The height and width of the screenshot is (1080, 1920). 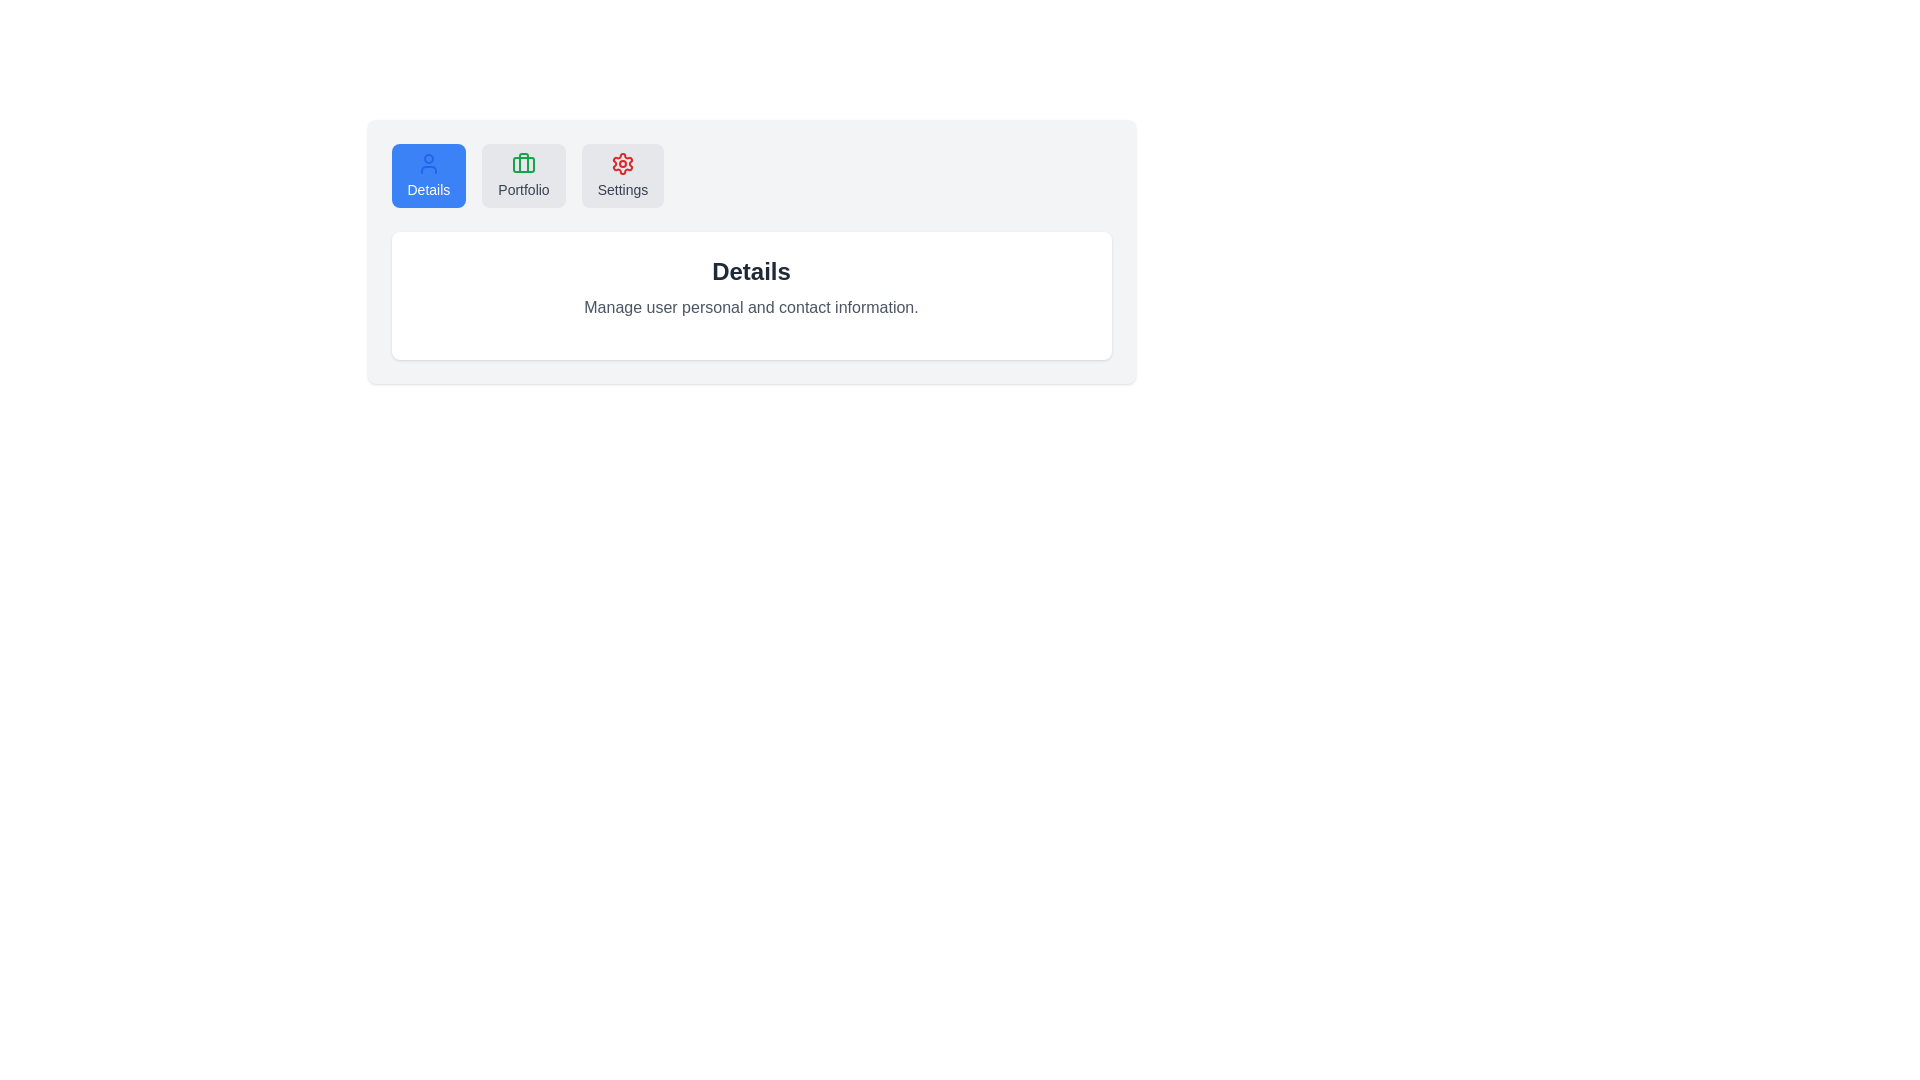 What do you see at coordinates (621, 175) in the screenshot?
I see `the Settings tab` at bounding box center [621, 175].